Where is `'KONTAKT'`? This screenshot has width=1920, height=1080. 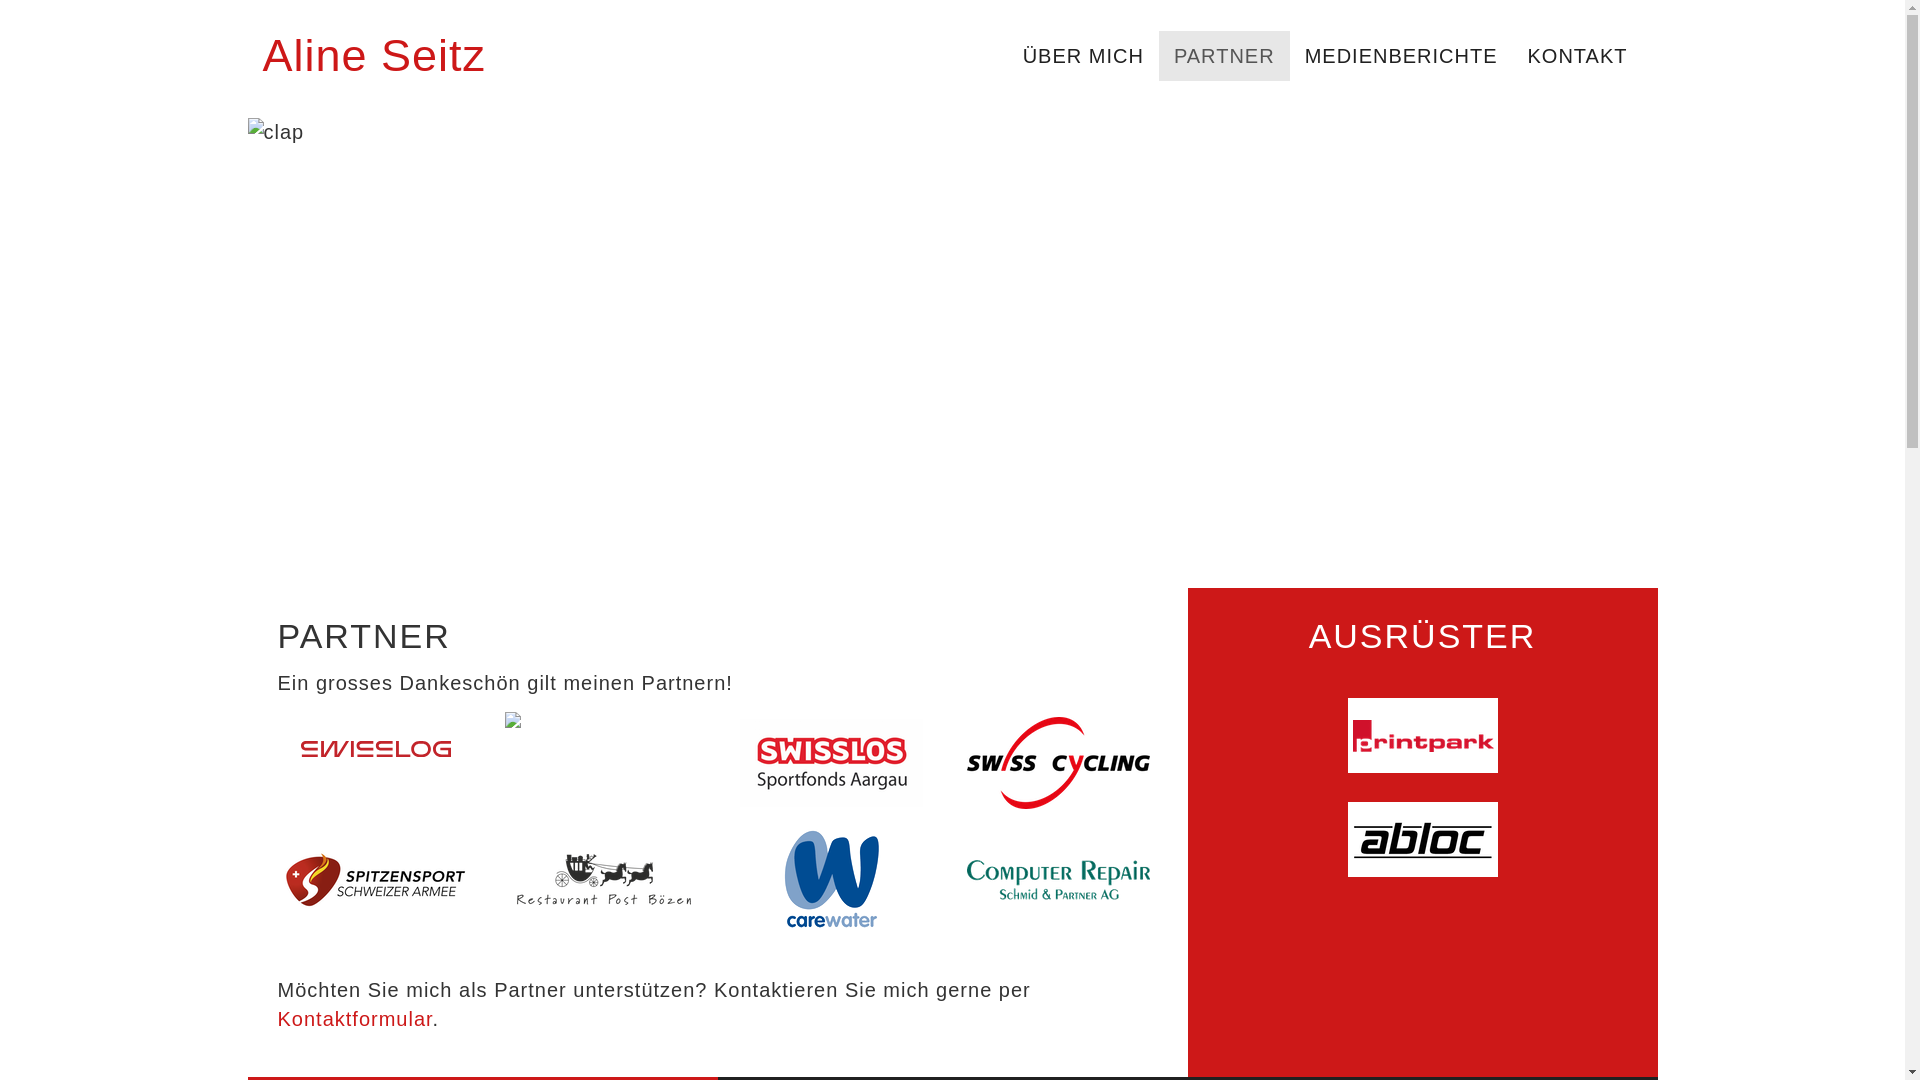
'KONTAKT' is located at coordinates (1577, 55).